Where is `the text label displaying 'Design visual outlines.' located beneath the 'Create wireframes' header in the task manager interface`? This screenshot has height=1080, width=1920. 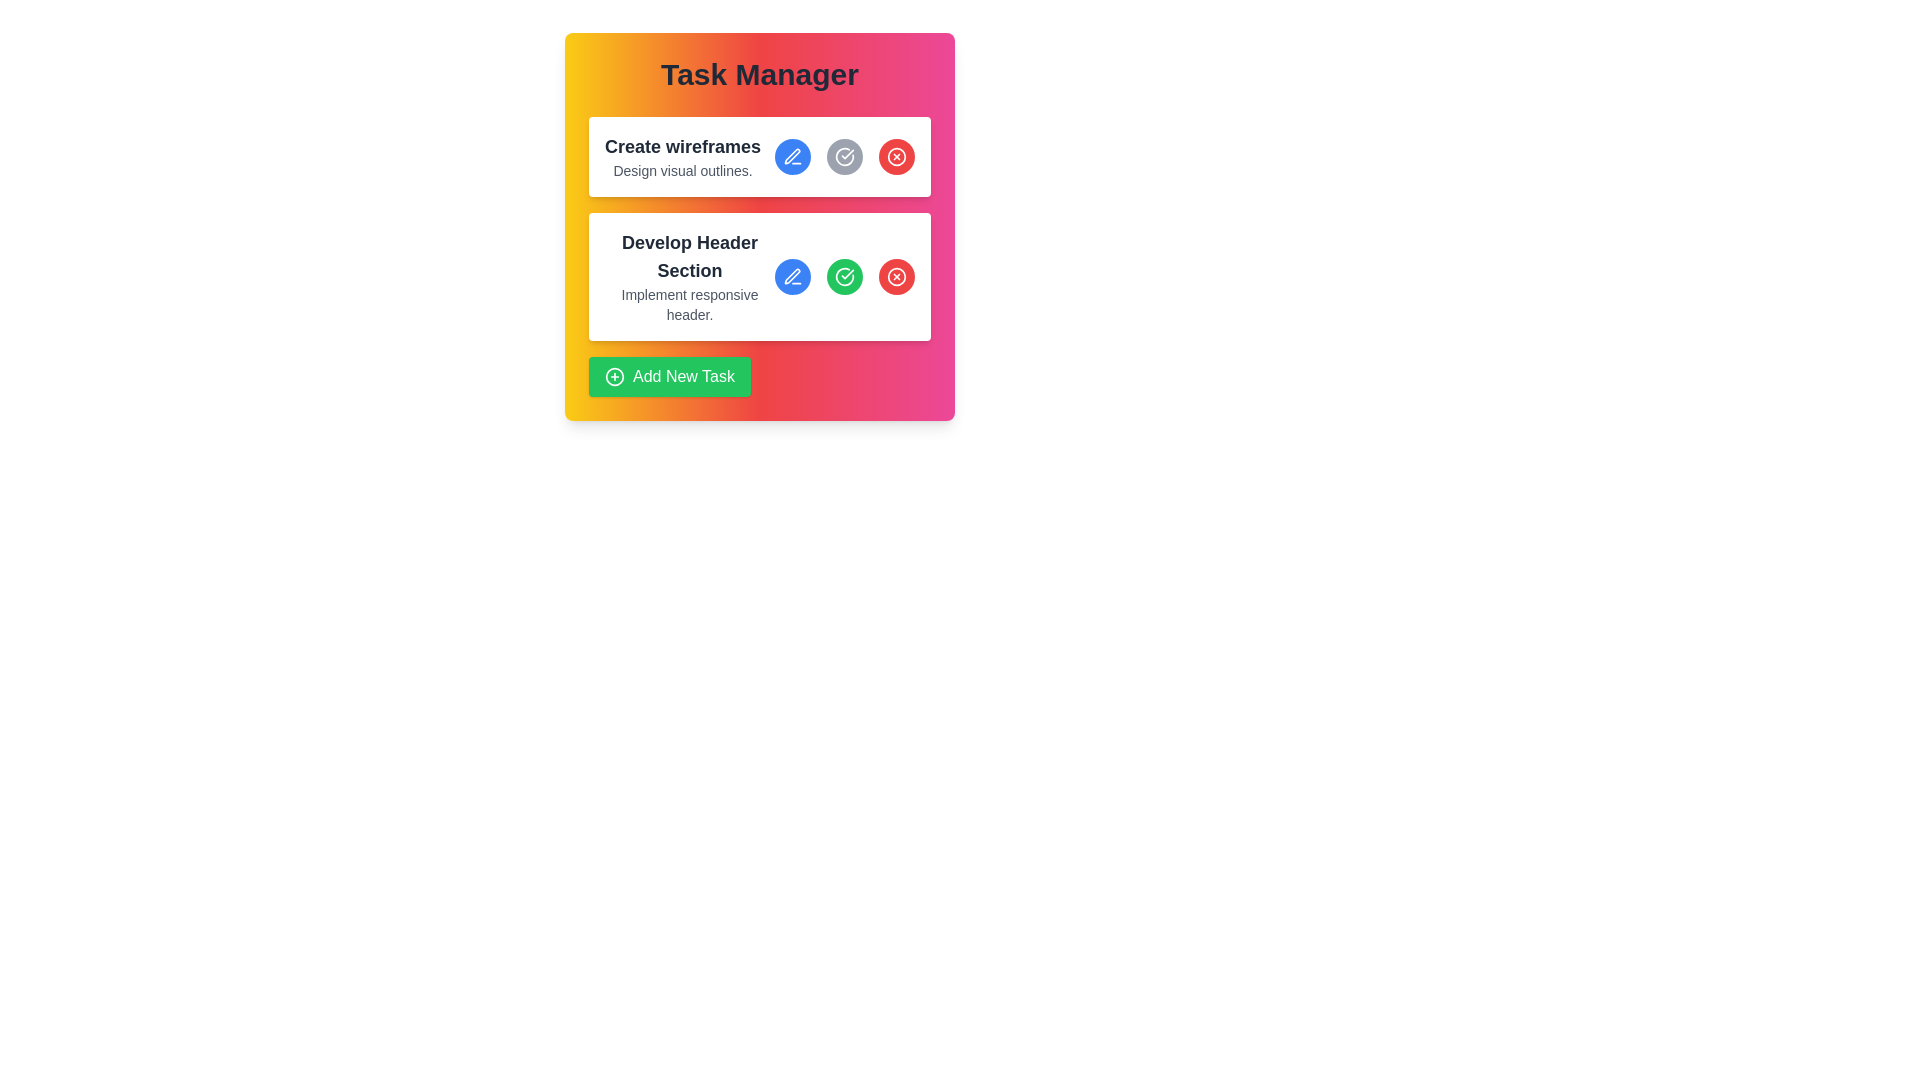
the text label displaying 'Design visual outlines.' located beneath the 'Create wireframes' header in the task manager interface is located at coordinates (683, 169).